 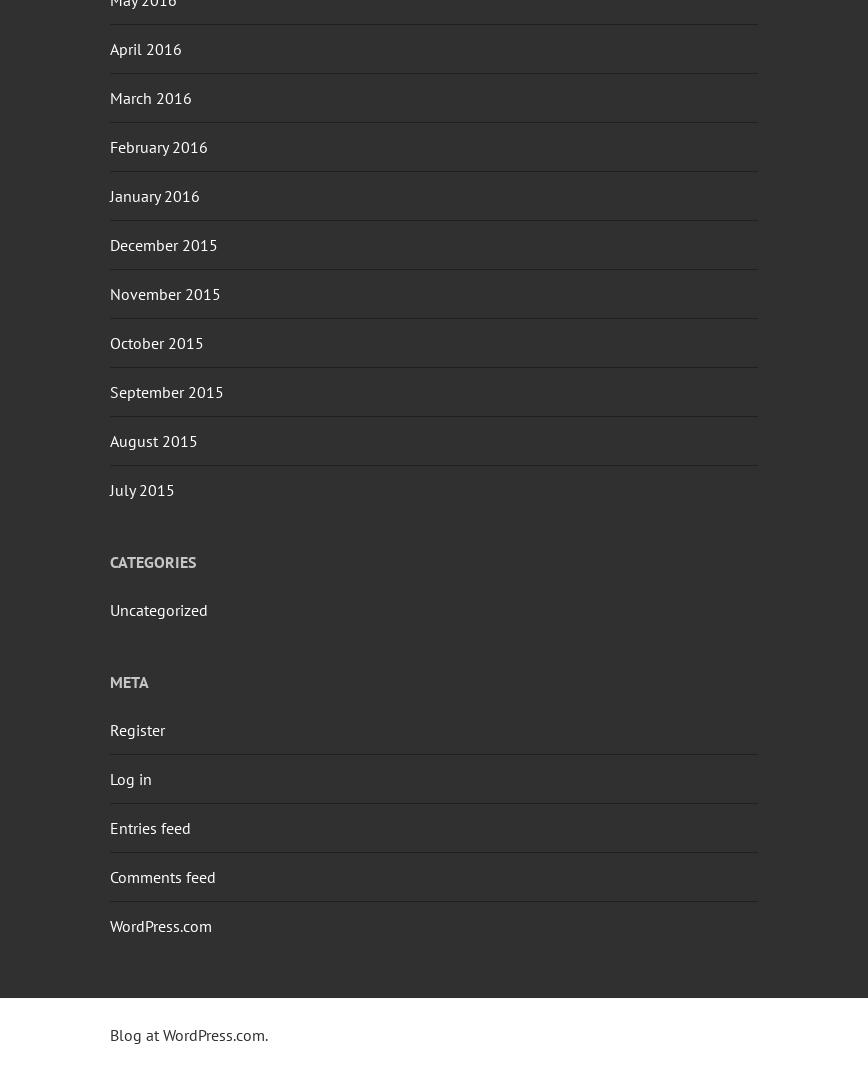 What do you see at coordinates (109, 1034) in the screenshot?
I see `'Blog at WordPress.com.'` at bounding box center [109, 1034].